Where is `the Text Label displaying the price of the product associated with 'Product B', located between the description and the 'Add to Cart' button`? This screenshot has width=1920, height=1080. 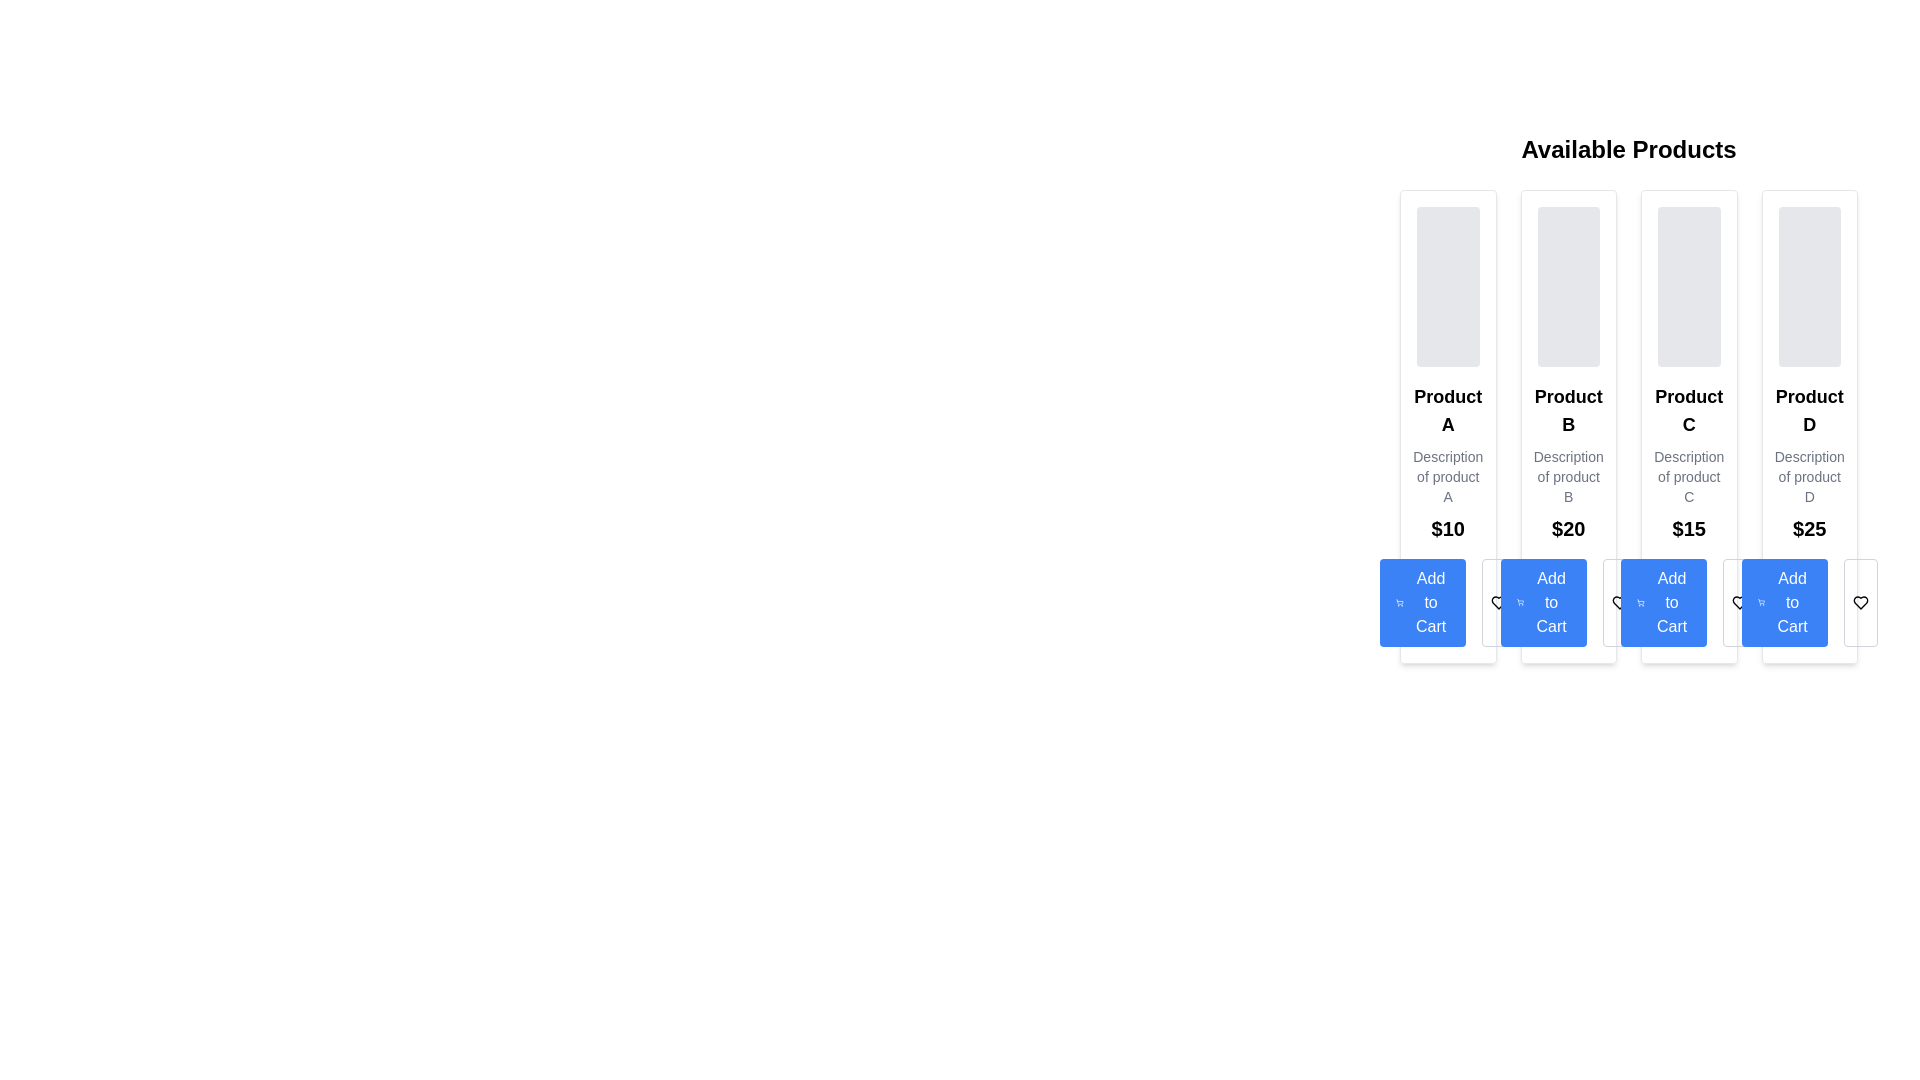 the Text Label displaying the price of the product associated with 'Product B', located between the description and the 'Add to Cart' button is located at coordinates (1567, 527).